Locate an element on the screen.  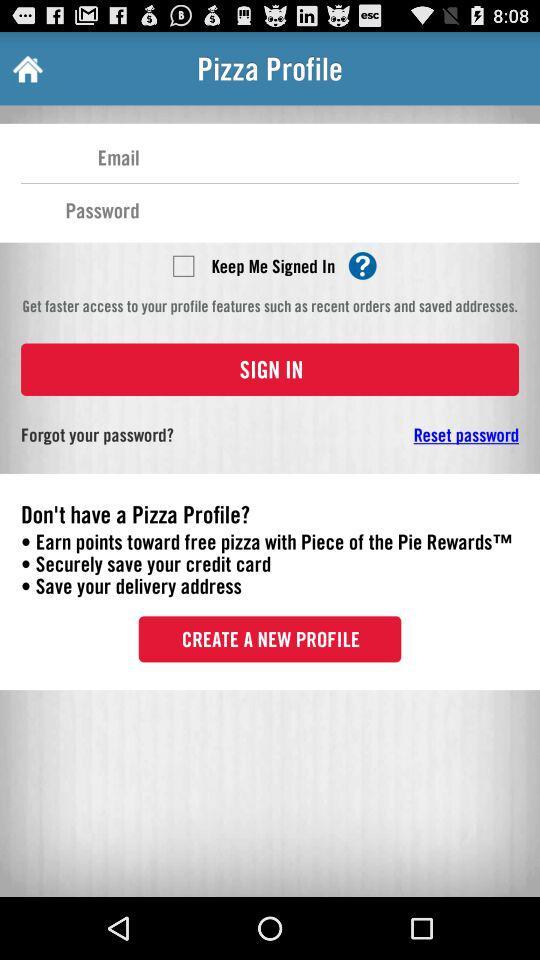
the app below the get faster access app is located at coordinates (270, 368).